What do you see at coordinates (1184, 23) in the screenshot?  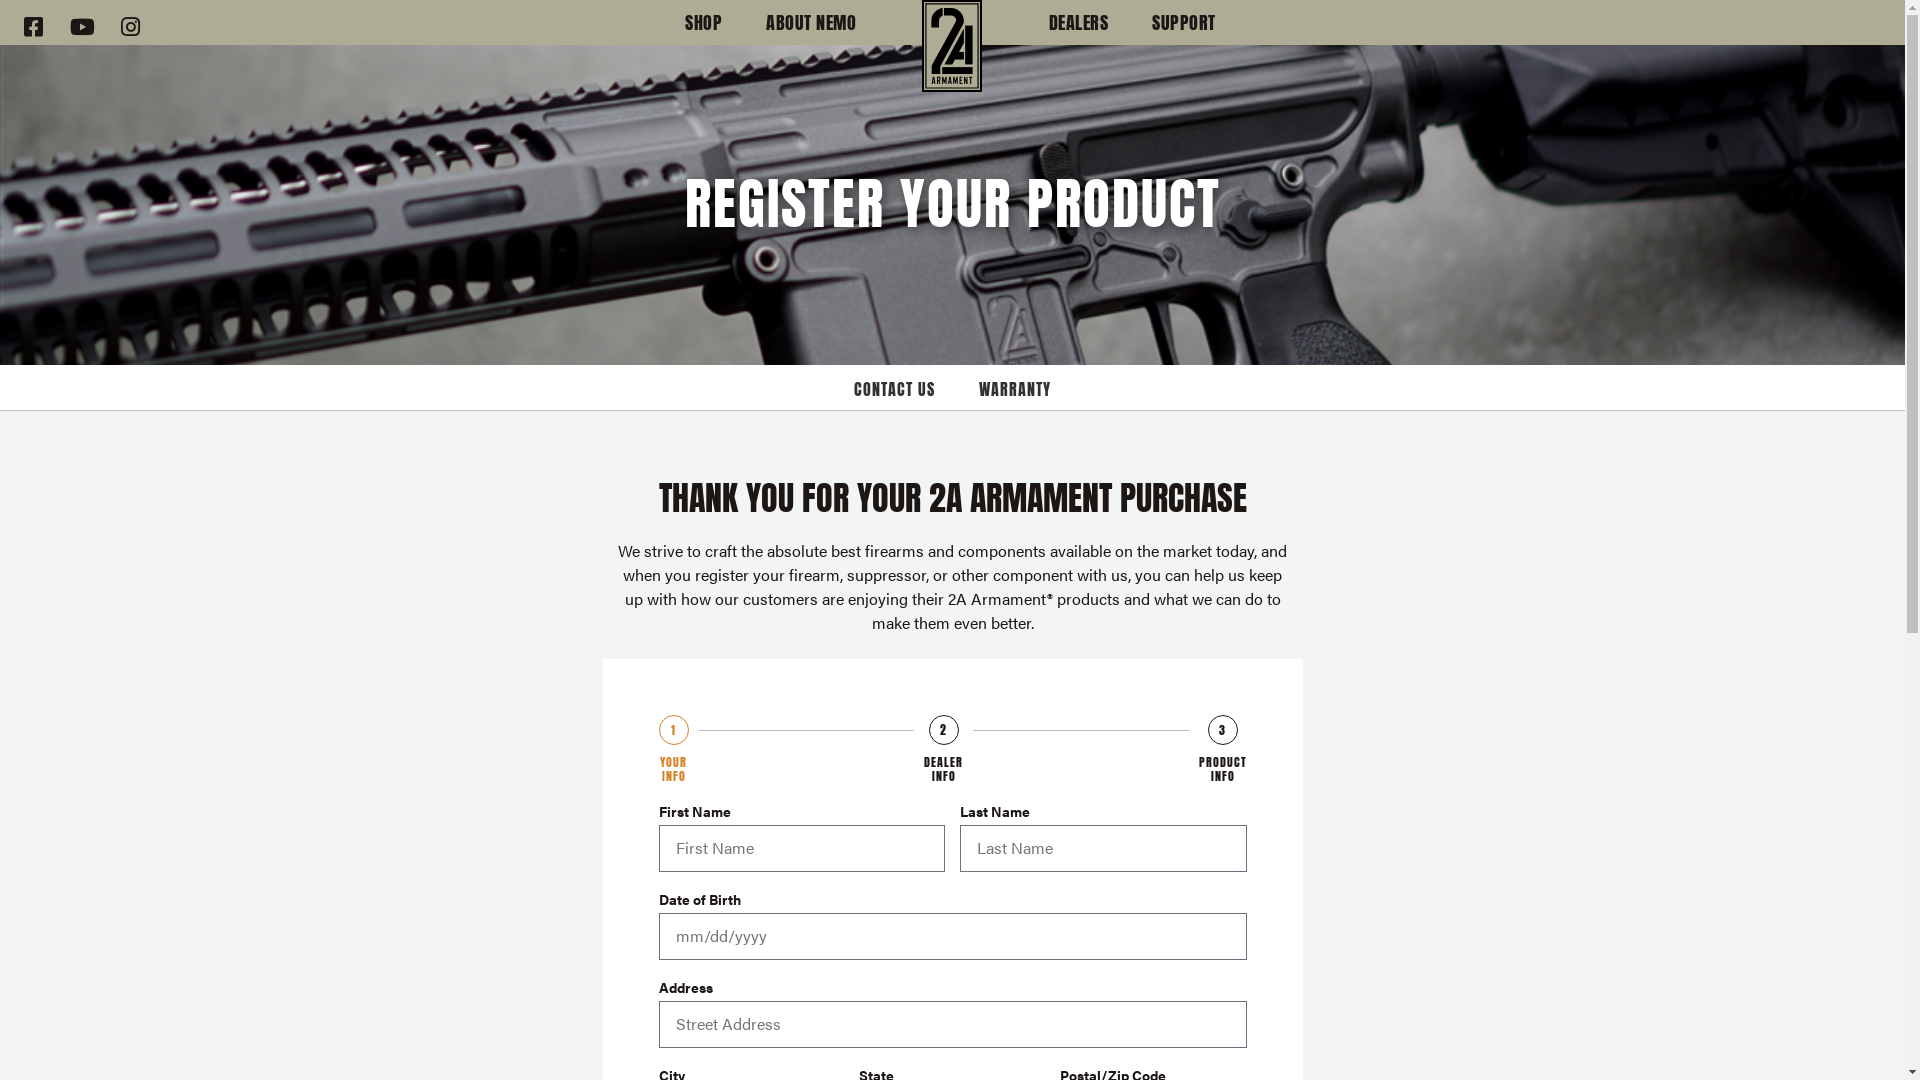 I see `'SUPPORT'` at bounding box center [1184, 23].